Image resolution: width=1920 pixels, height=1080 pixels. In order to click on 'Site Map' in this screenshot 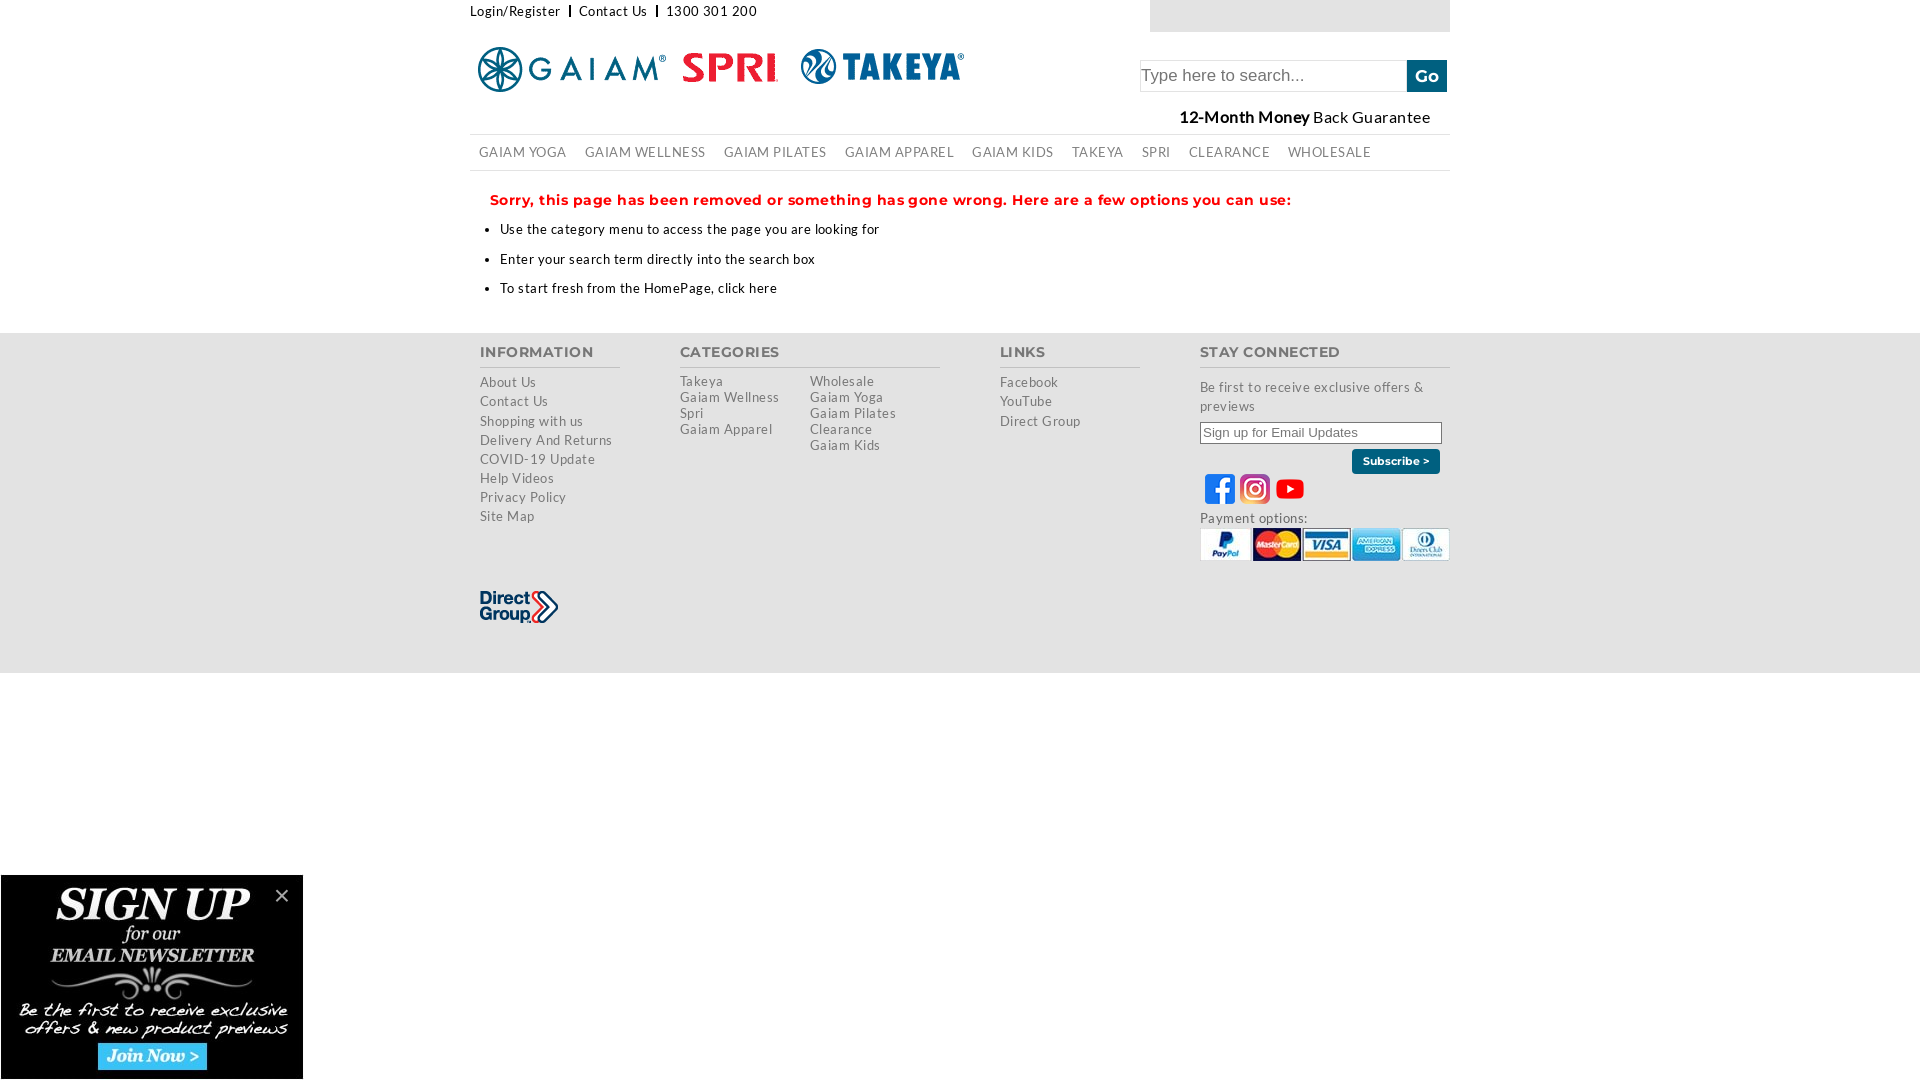, I will do `click(507, 515)`.